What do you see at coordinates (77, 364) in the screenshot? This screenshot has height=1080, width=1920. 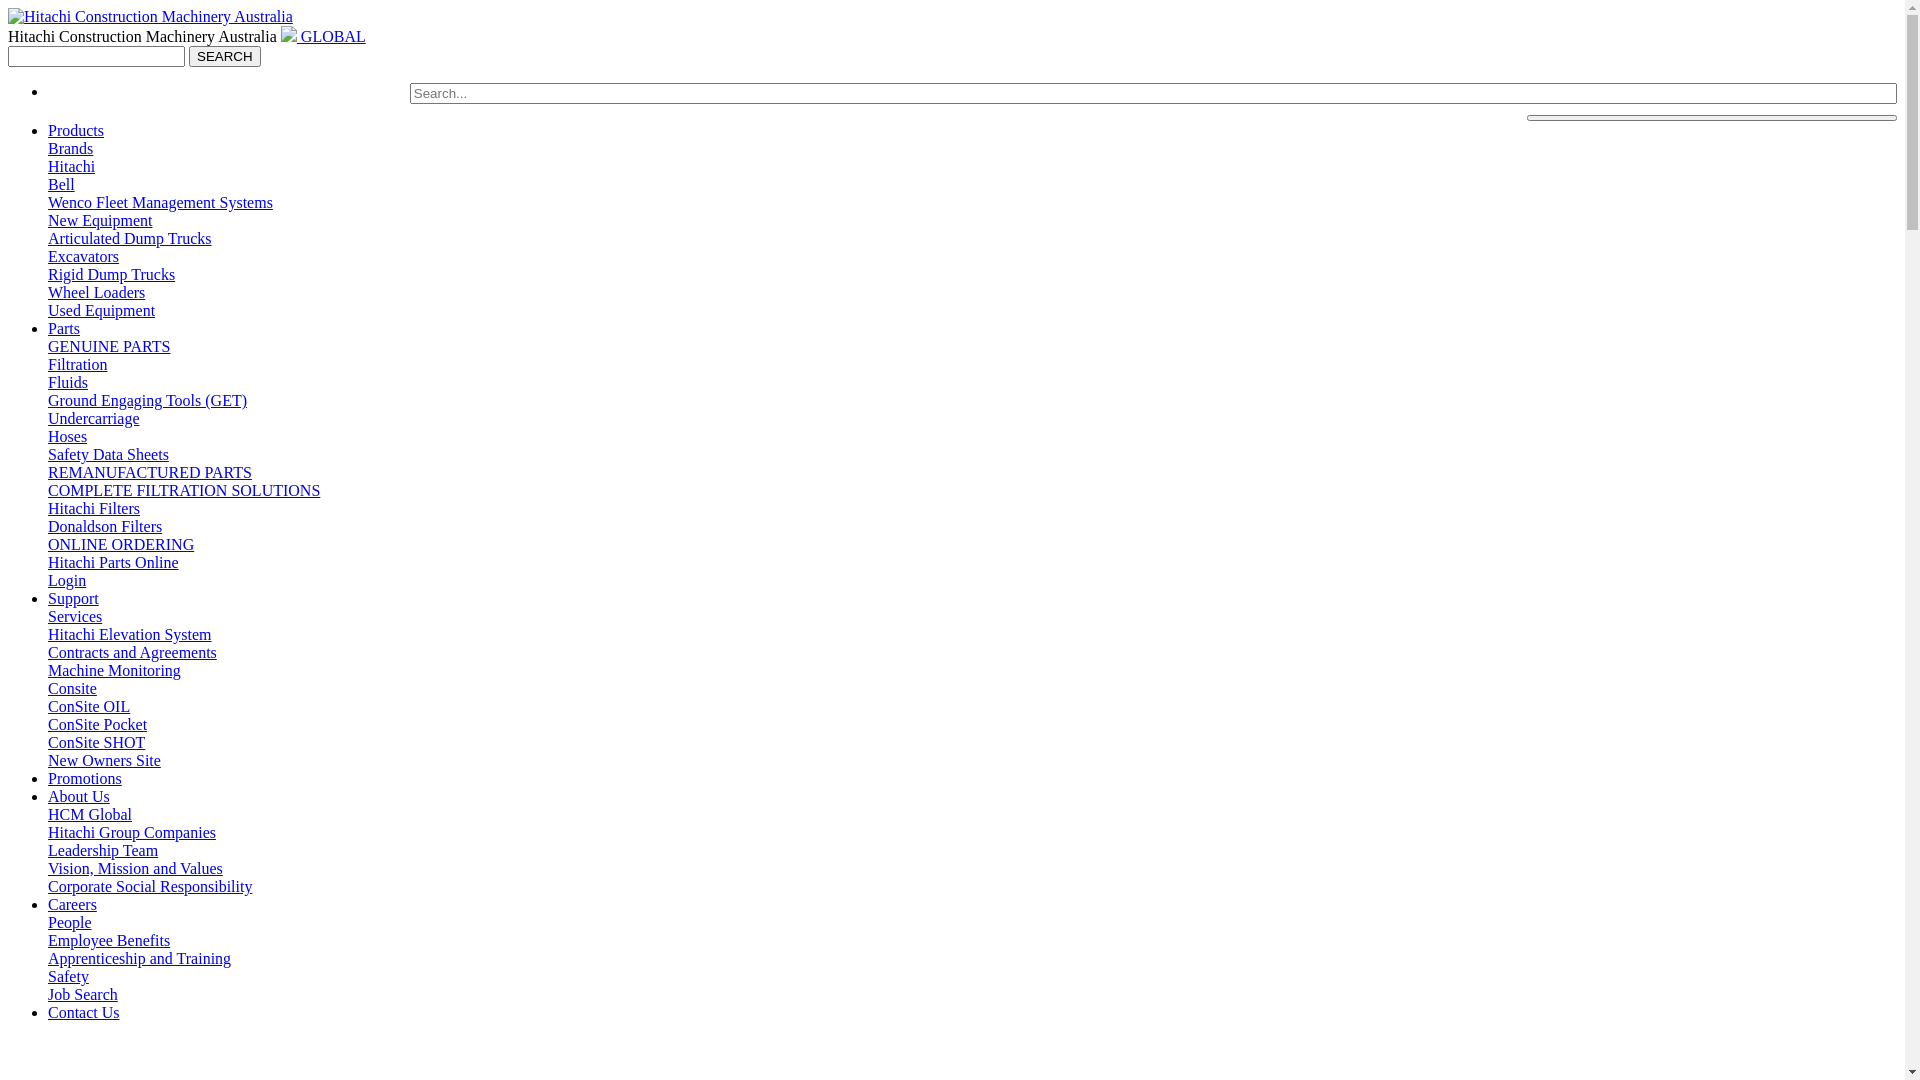 I see `'Filtration'` at bounding box center [77, 364].